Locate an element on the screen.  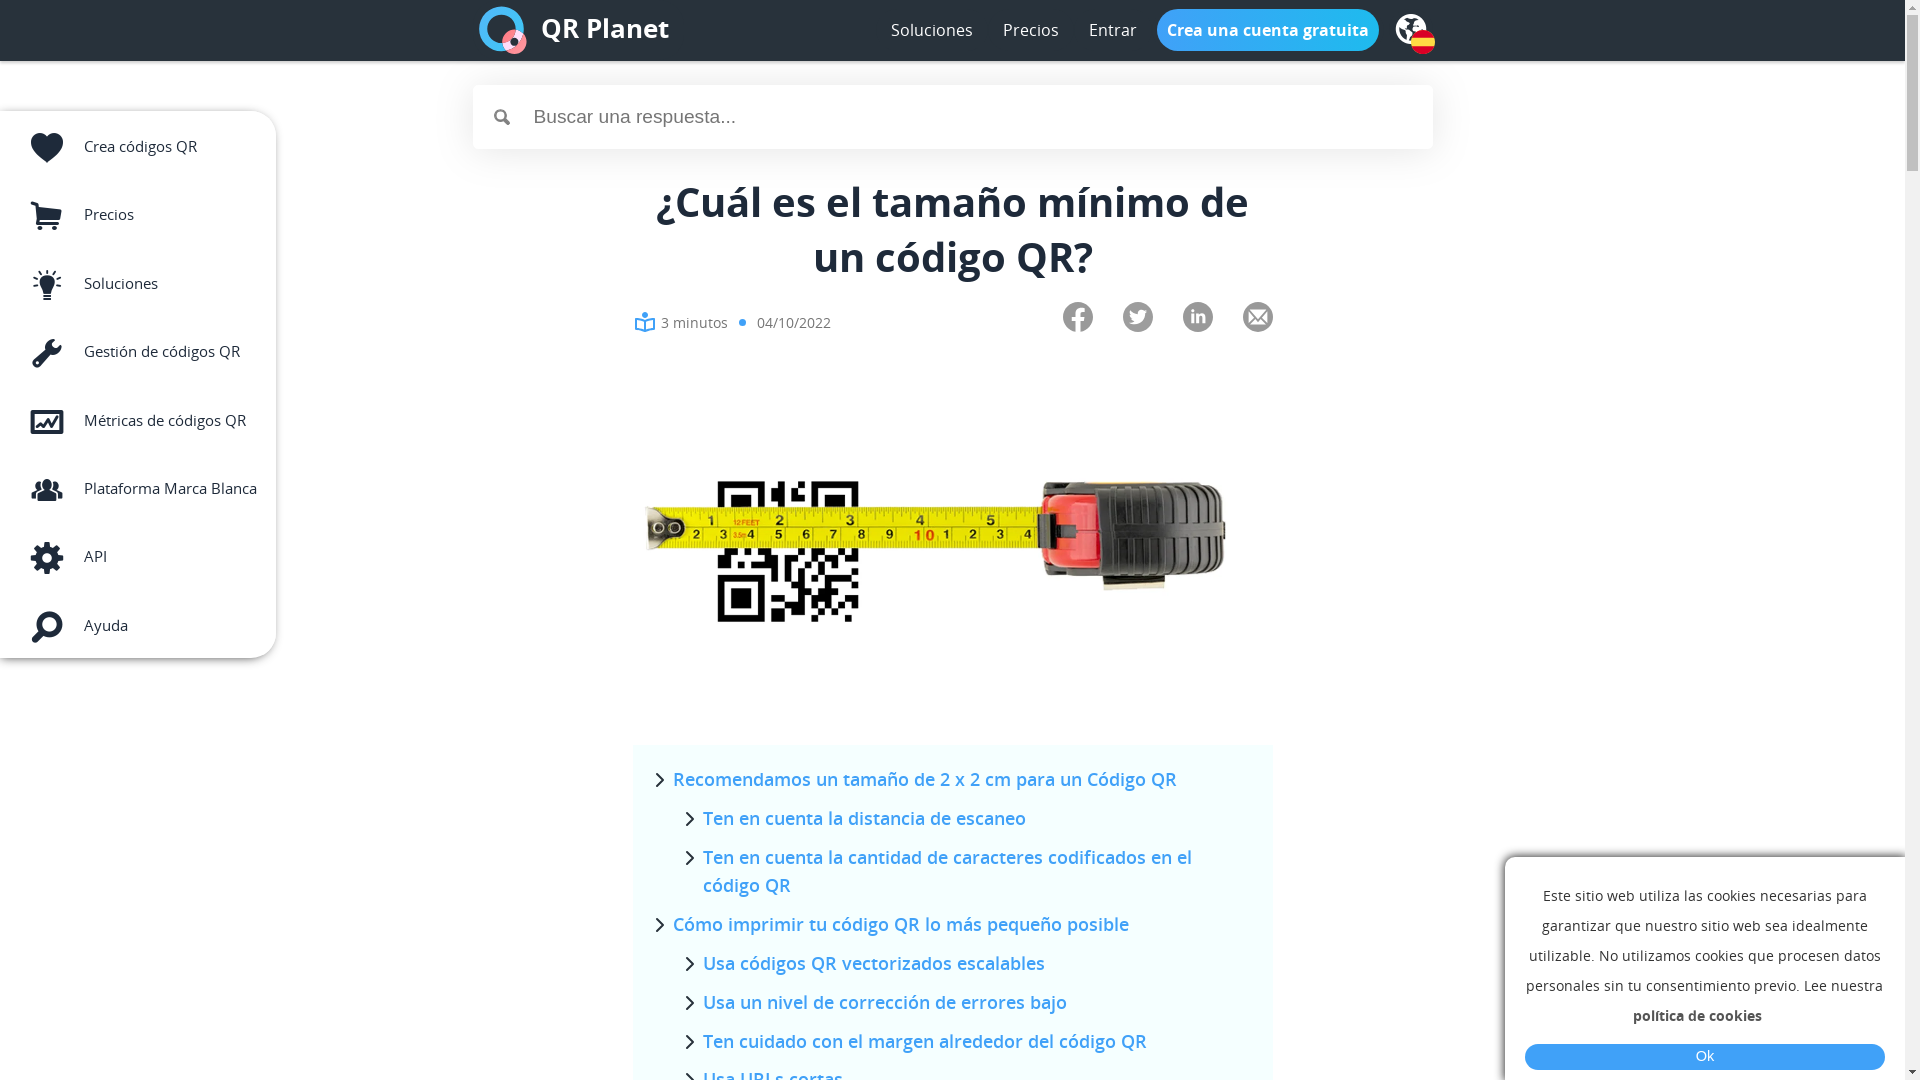
'Share on Twitter' is located at coordinates (1137, 318).